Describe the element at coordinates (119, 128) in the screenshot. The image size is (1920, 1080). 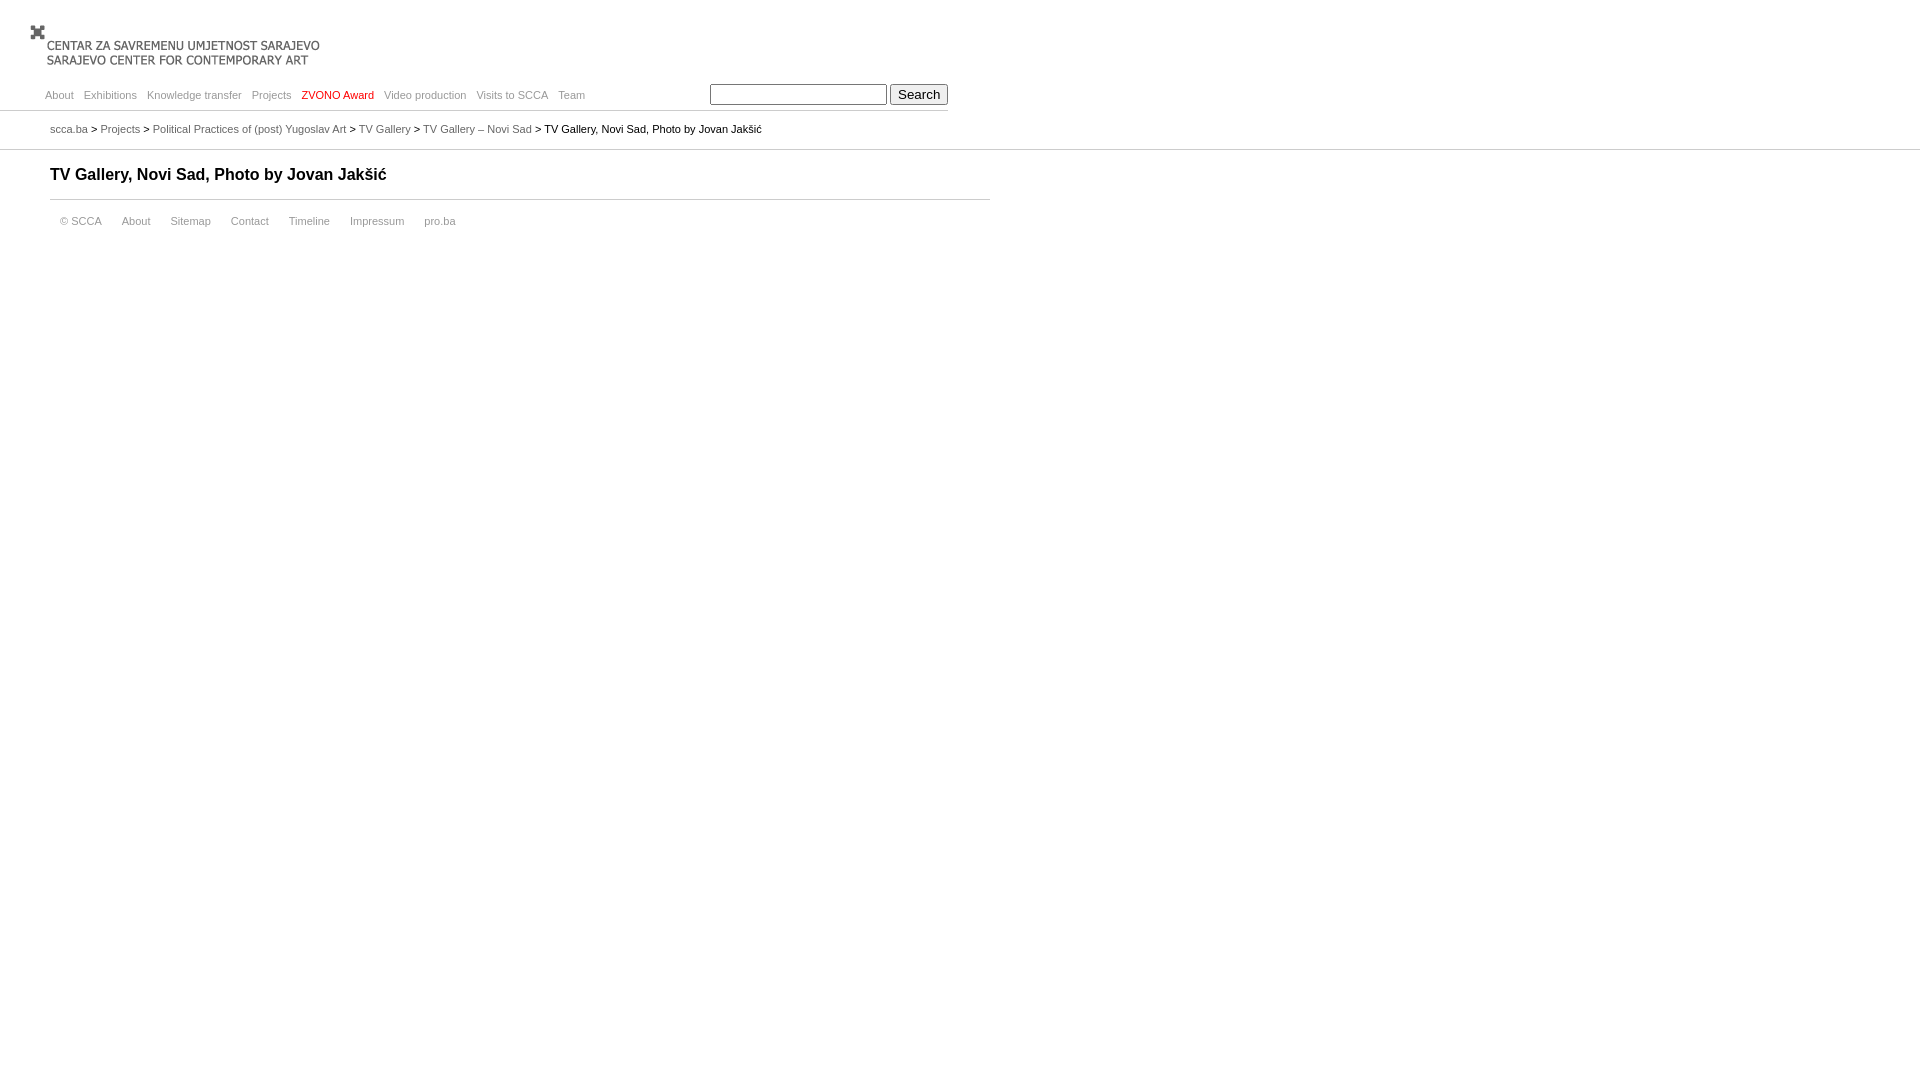
I see `'Projects'` at that location.